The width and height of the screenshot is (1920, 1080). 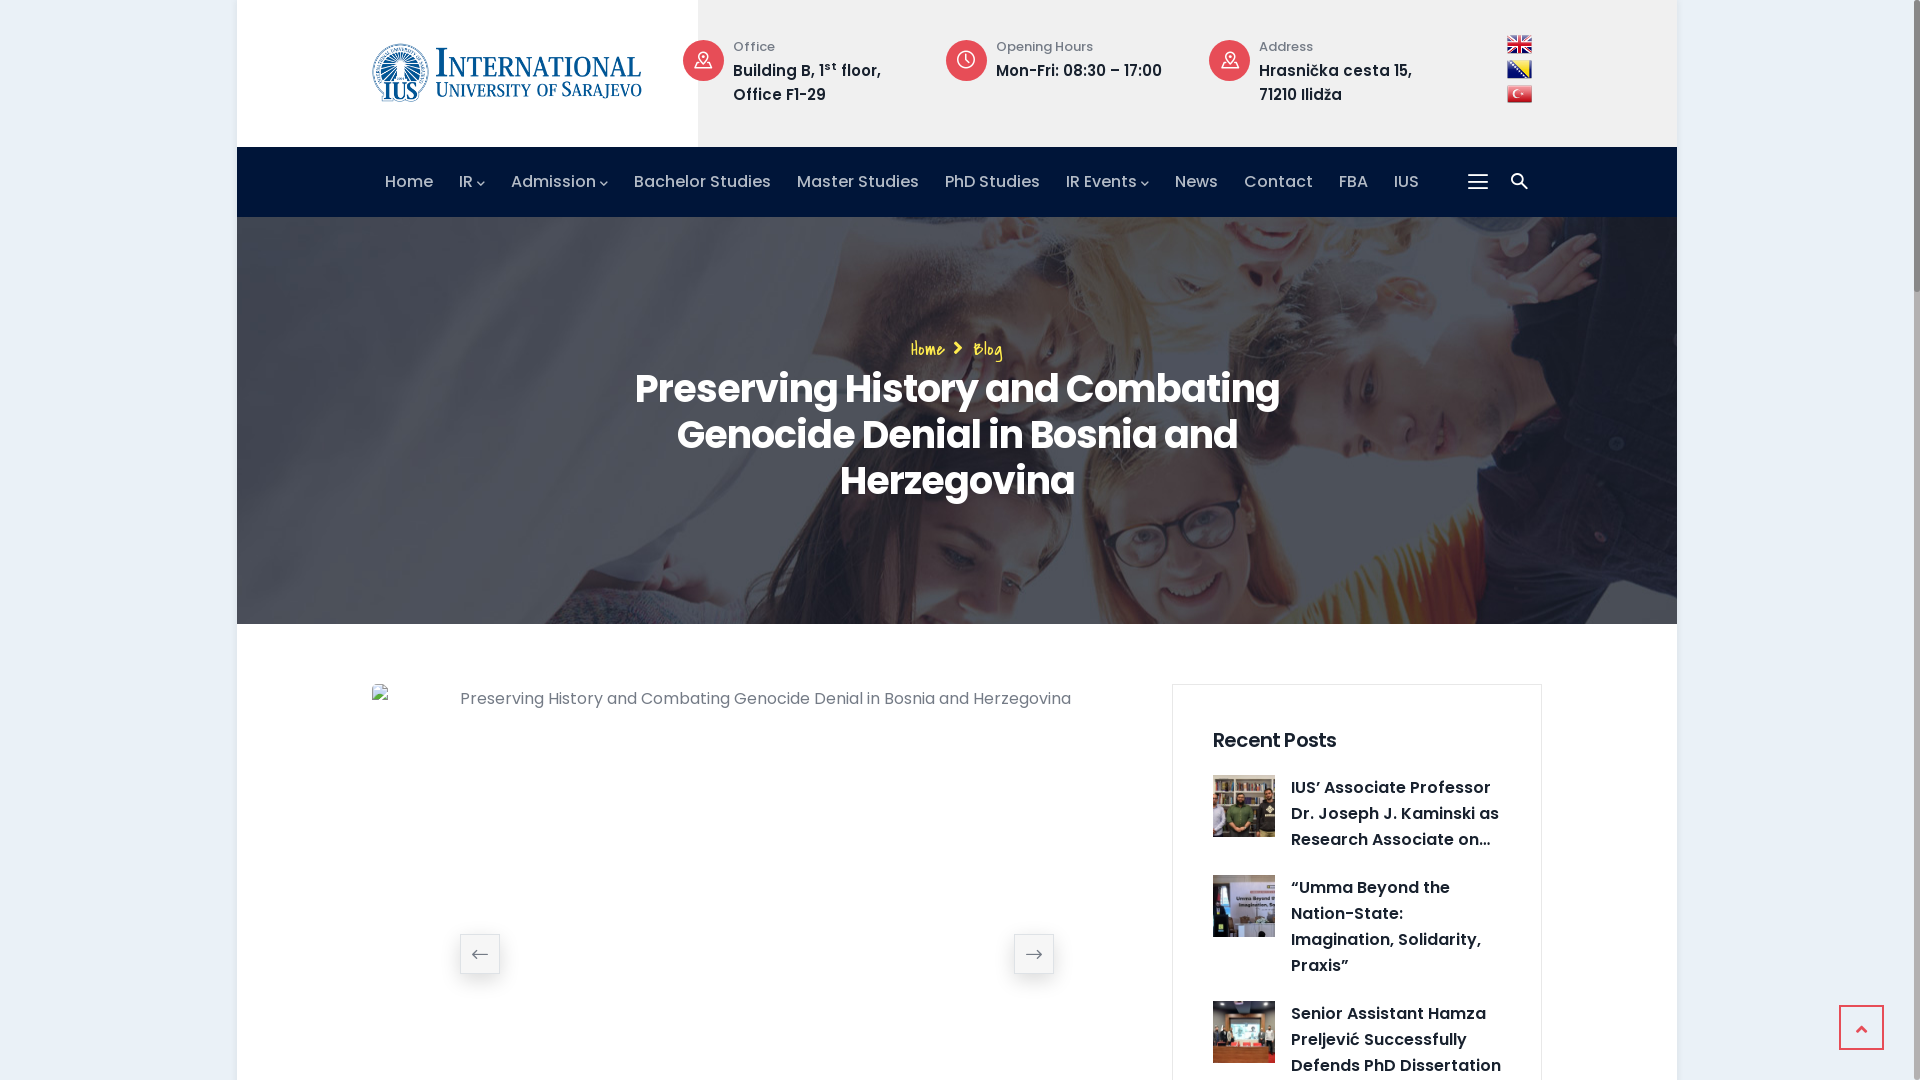 What do you see at coordinates (559, 181) in the screenshot?
I see `'Admission'` at bounding box center [559, 181].